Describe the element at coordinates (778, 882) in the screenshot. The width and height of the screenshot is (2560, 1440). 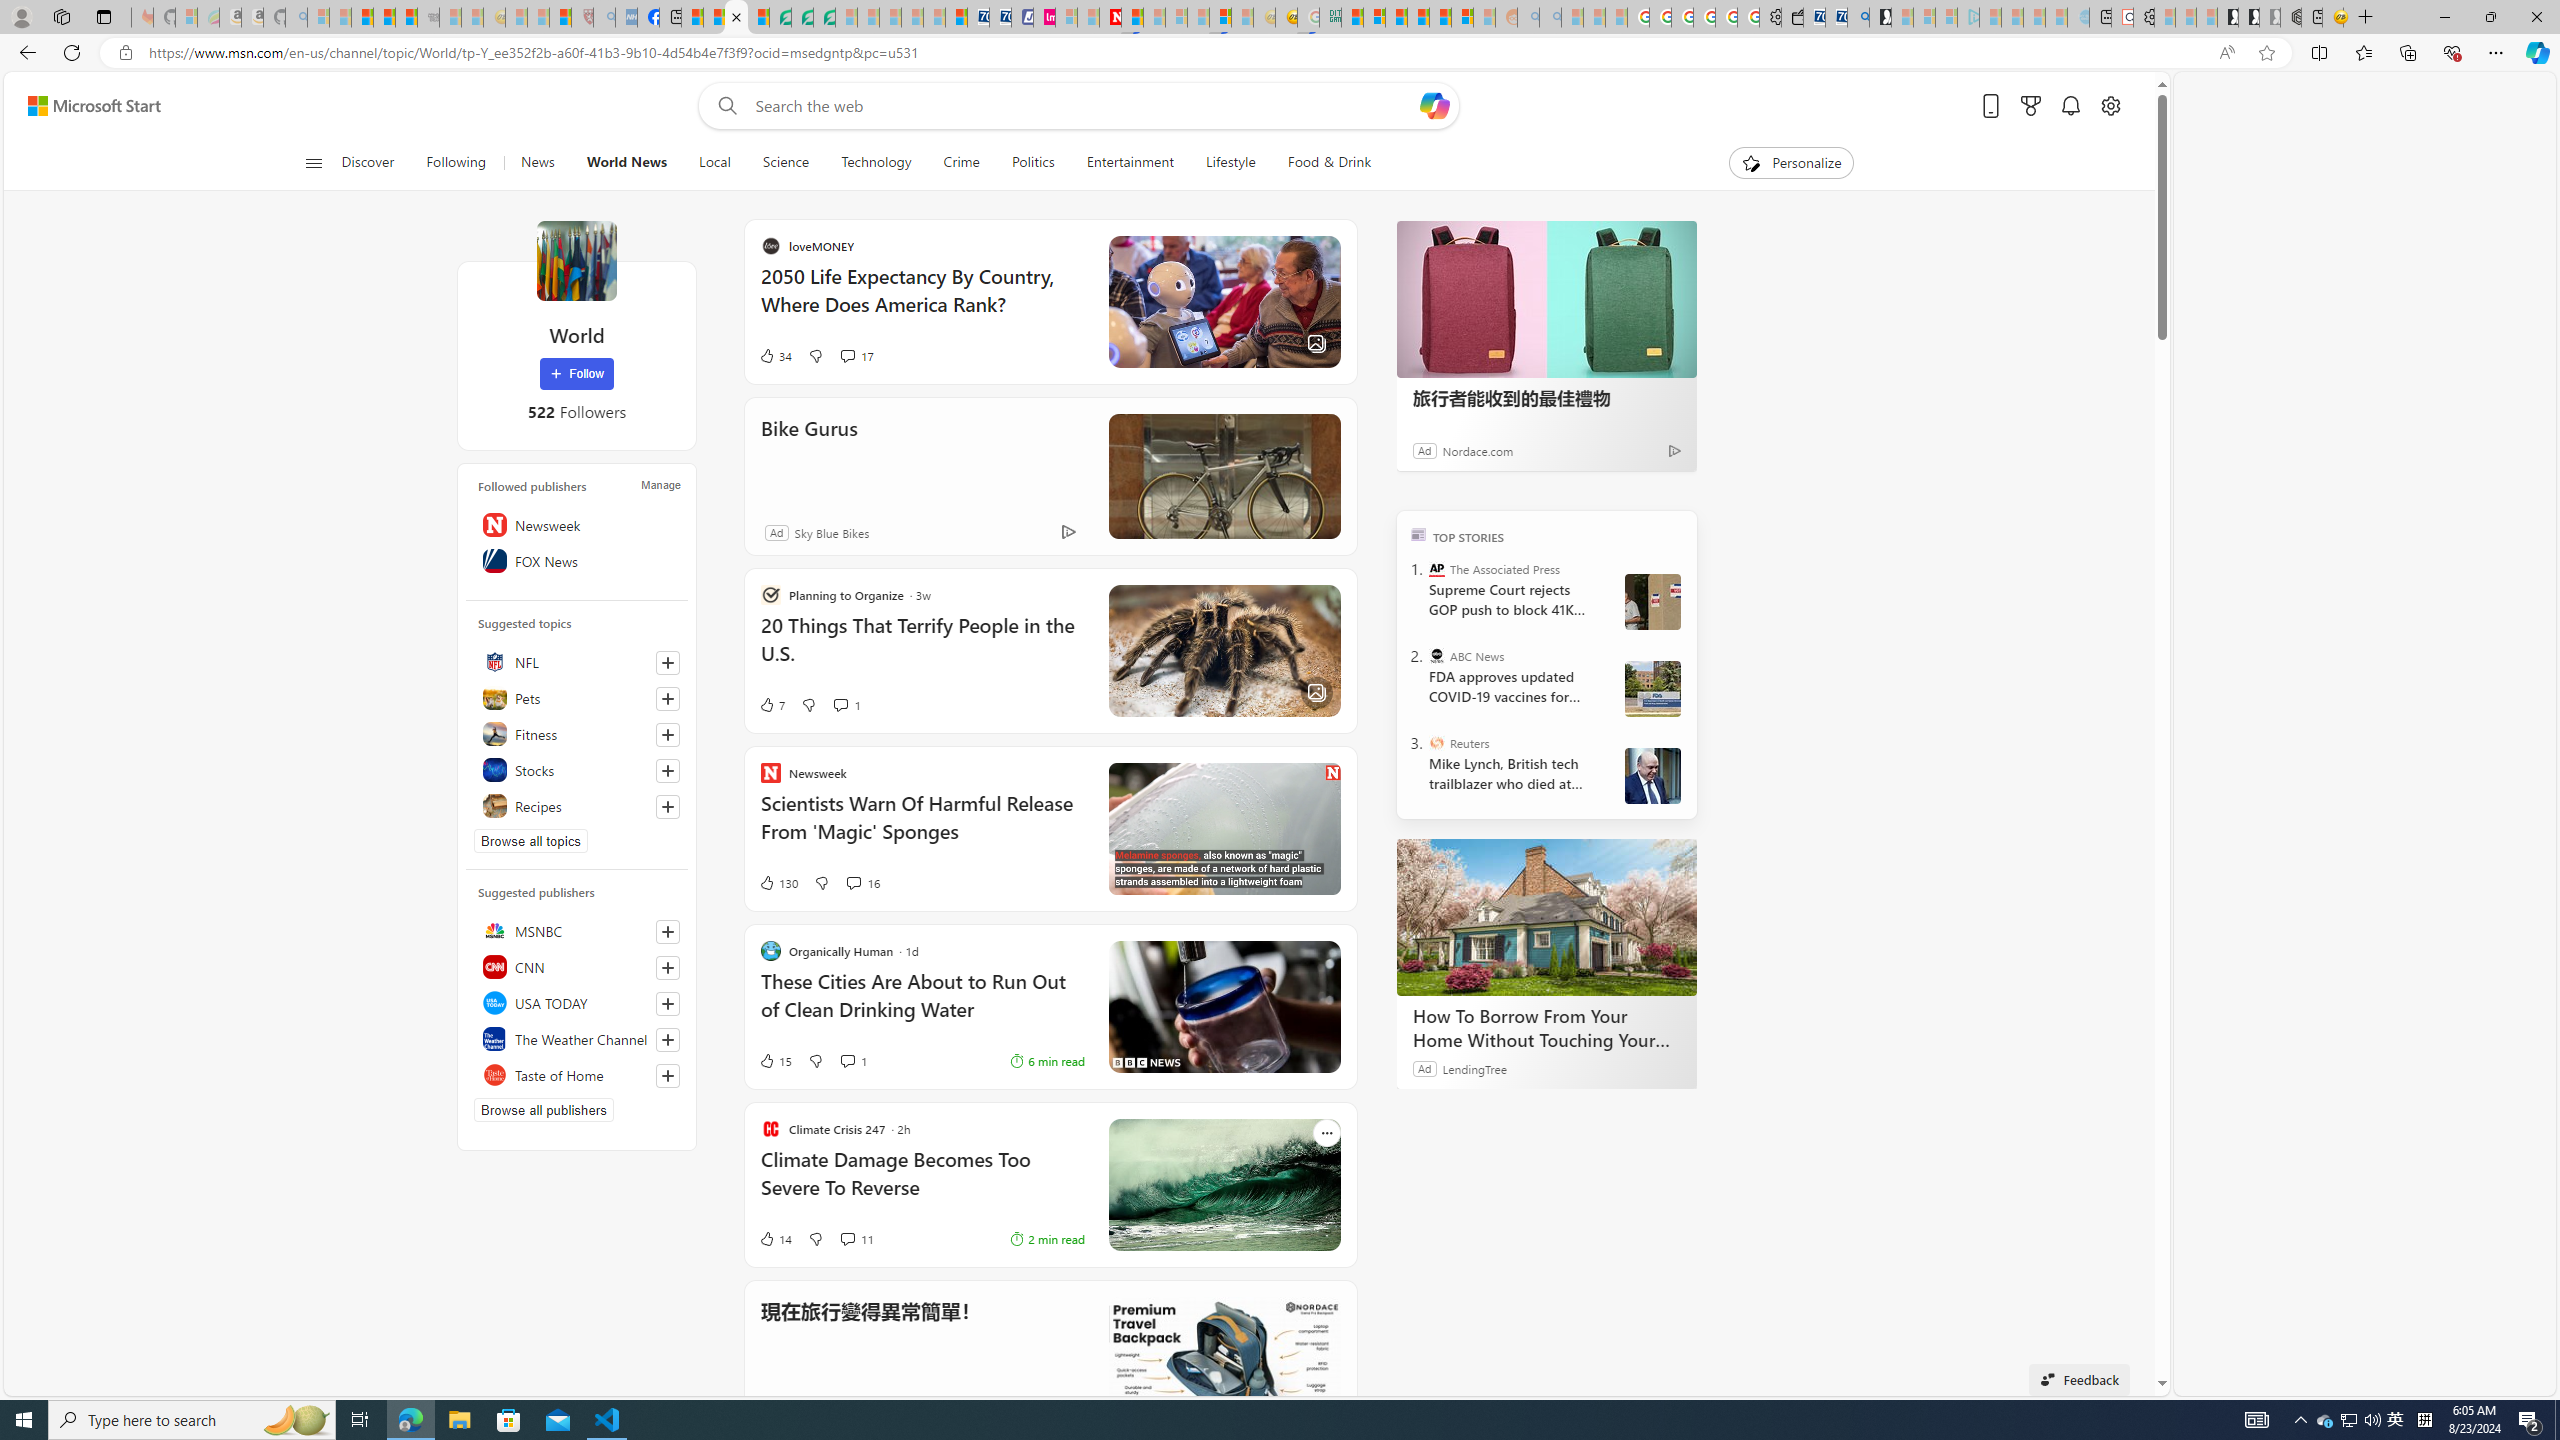
I see `'130 Like'` at that location.